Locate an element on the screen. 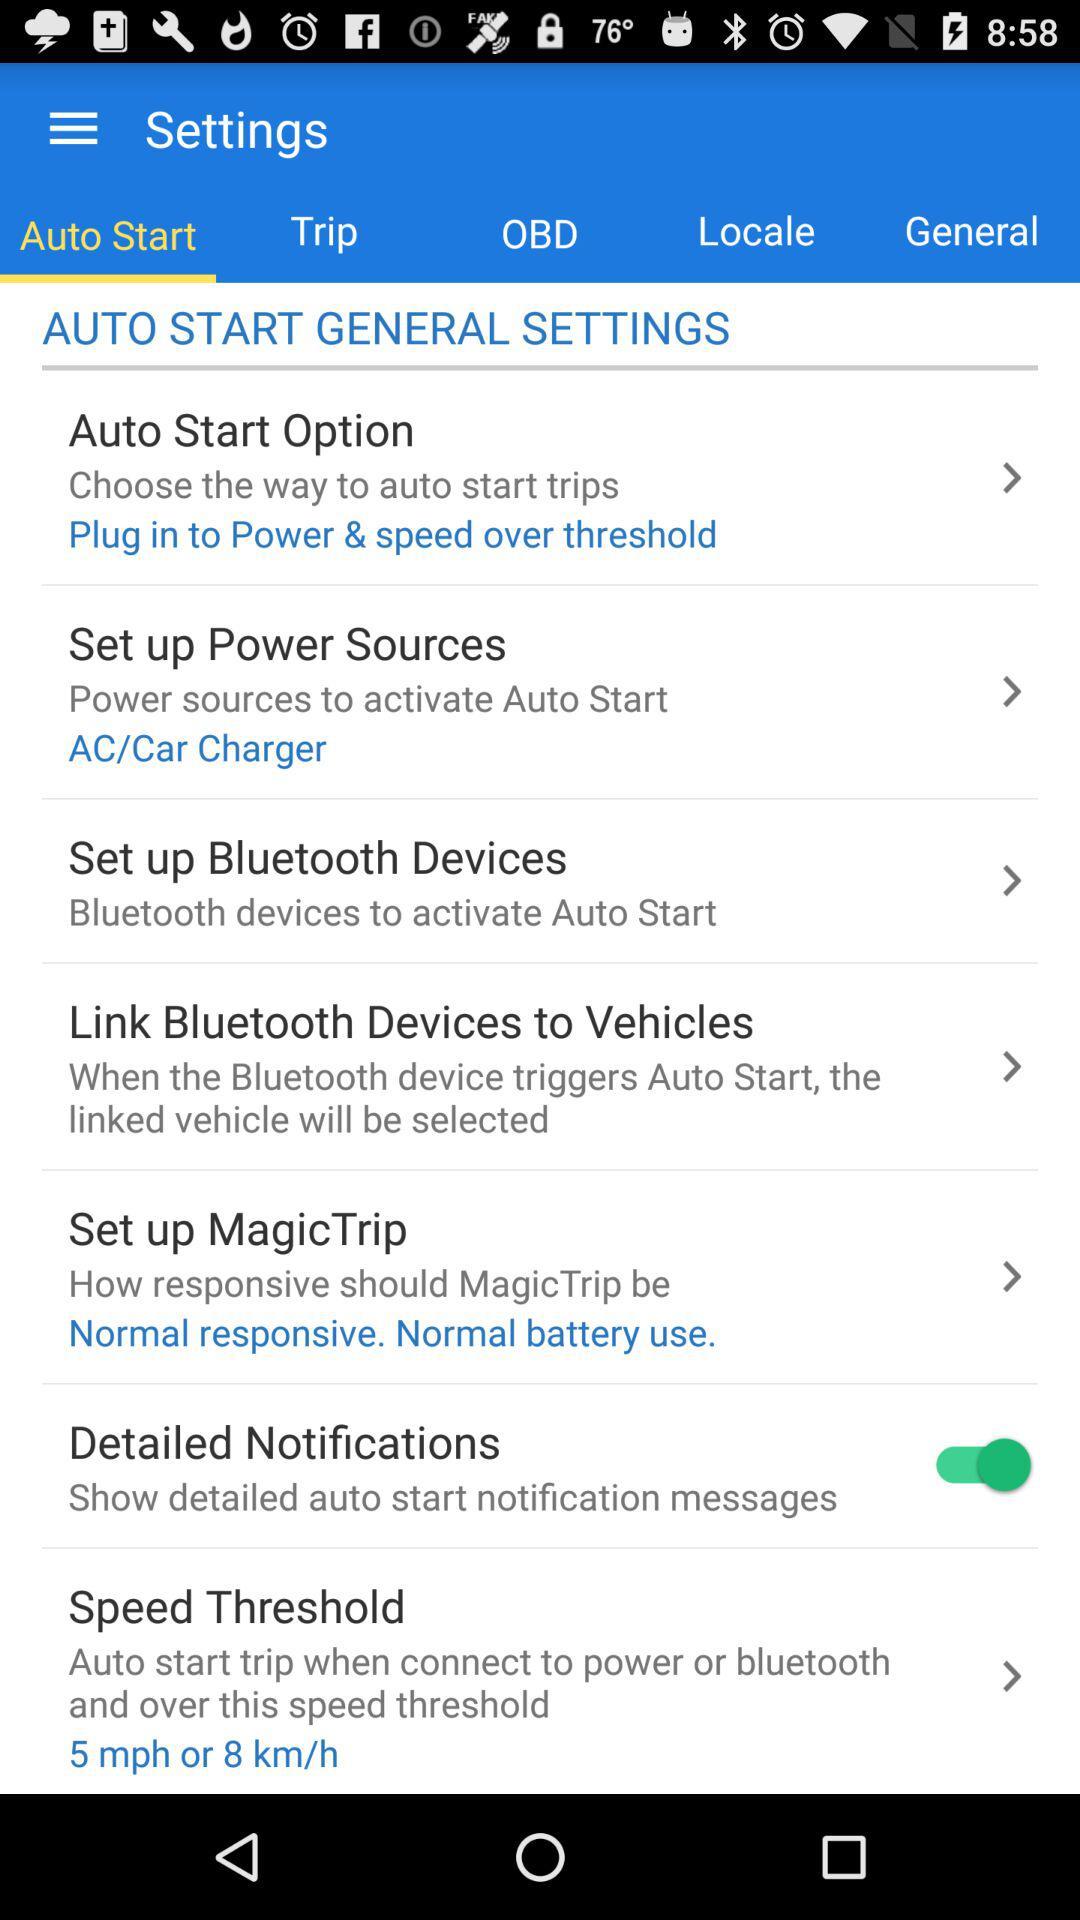 Image resolution: width=1080 pixels, height=1920 pixels. the next option of the fourth setting is located at coordinates (1011, 1065).